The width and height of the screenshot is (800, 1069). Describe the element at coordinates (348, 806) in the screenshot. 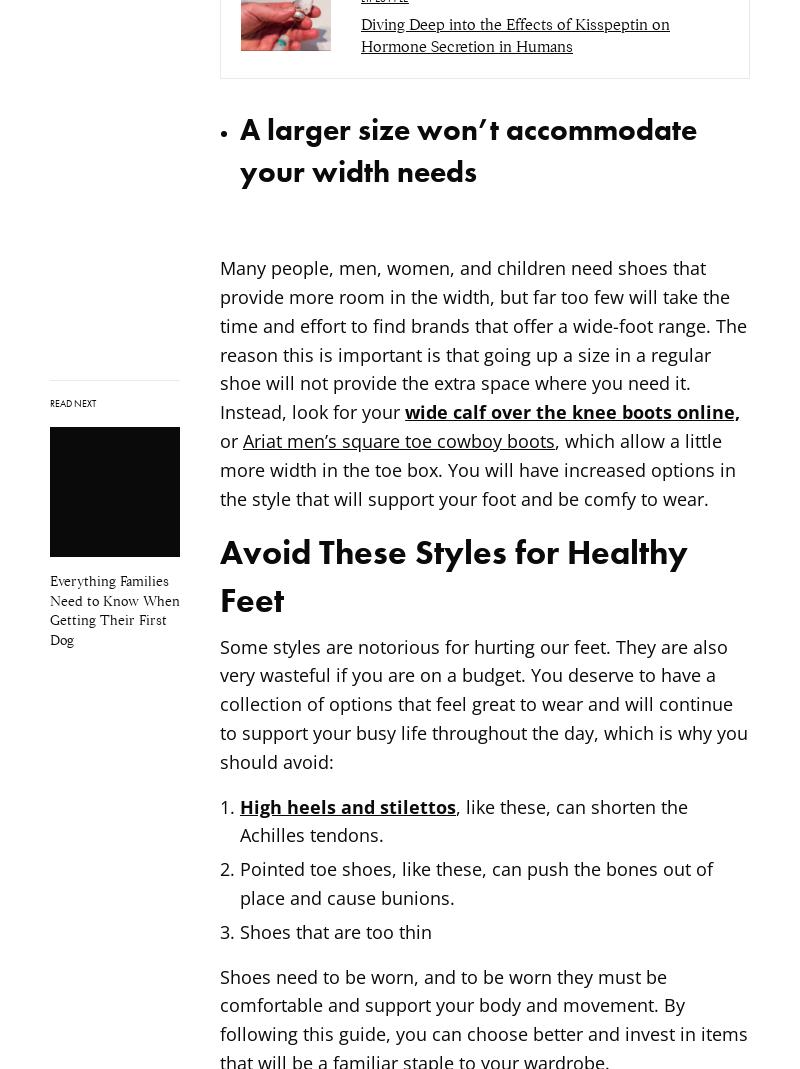

I see `'High heels and stilettos'` at that location.